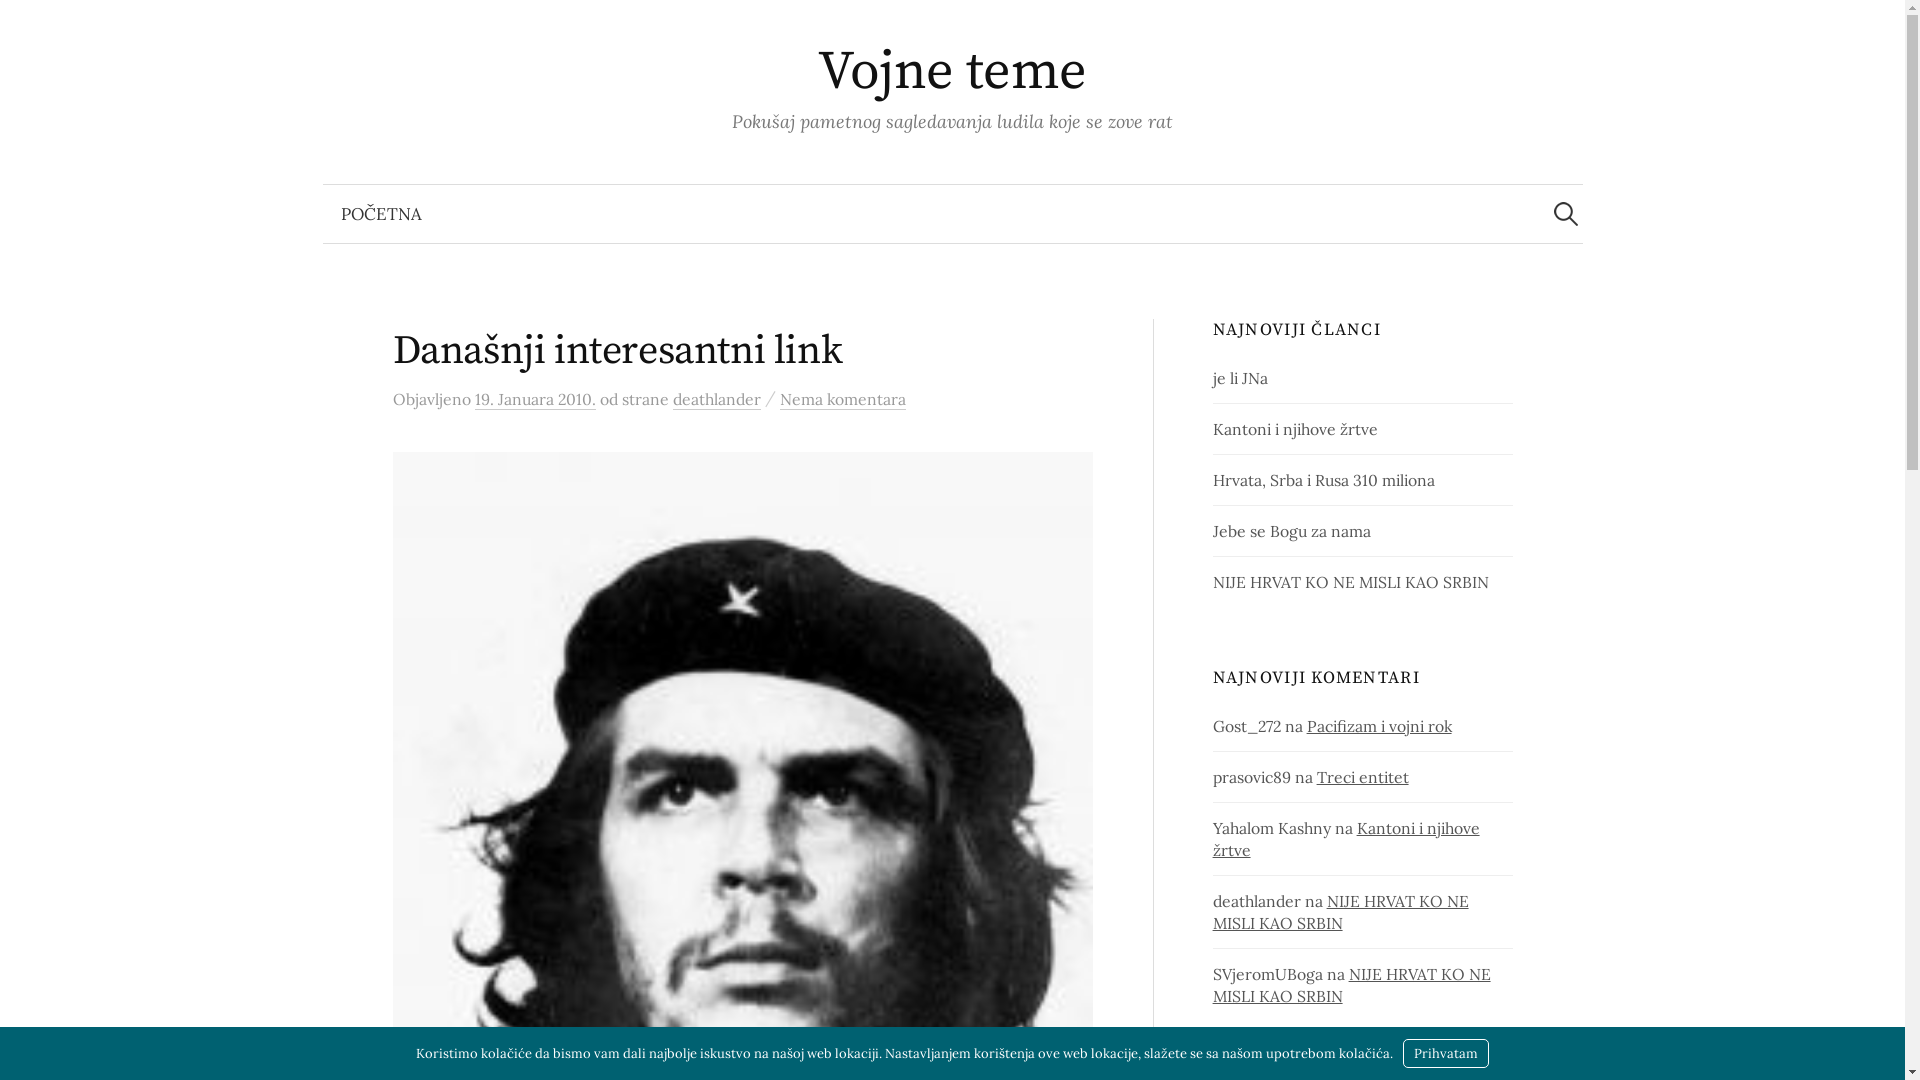 This screenshot has width=1920, height=1080. Describe the element at coordinates (1340, 911) in the screenshot. I see `'NIJE HRVAT KO NE MISLI KAO SRBIN'` at that location.